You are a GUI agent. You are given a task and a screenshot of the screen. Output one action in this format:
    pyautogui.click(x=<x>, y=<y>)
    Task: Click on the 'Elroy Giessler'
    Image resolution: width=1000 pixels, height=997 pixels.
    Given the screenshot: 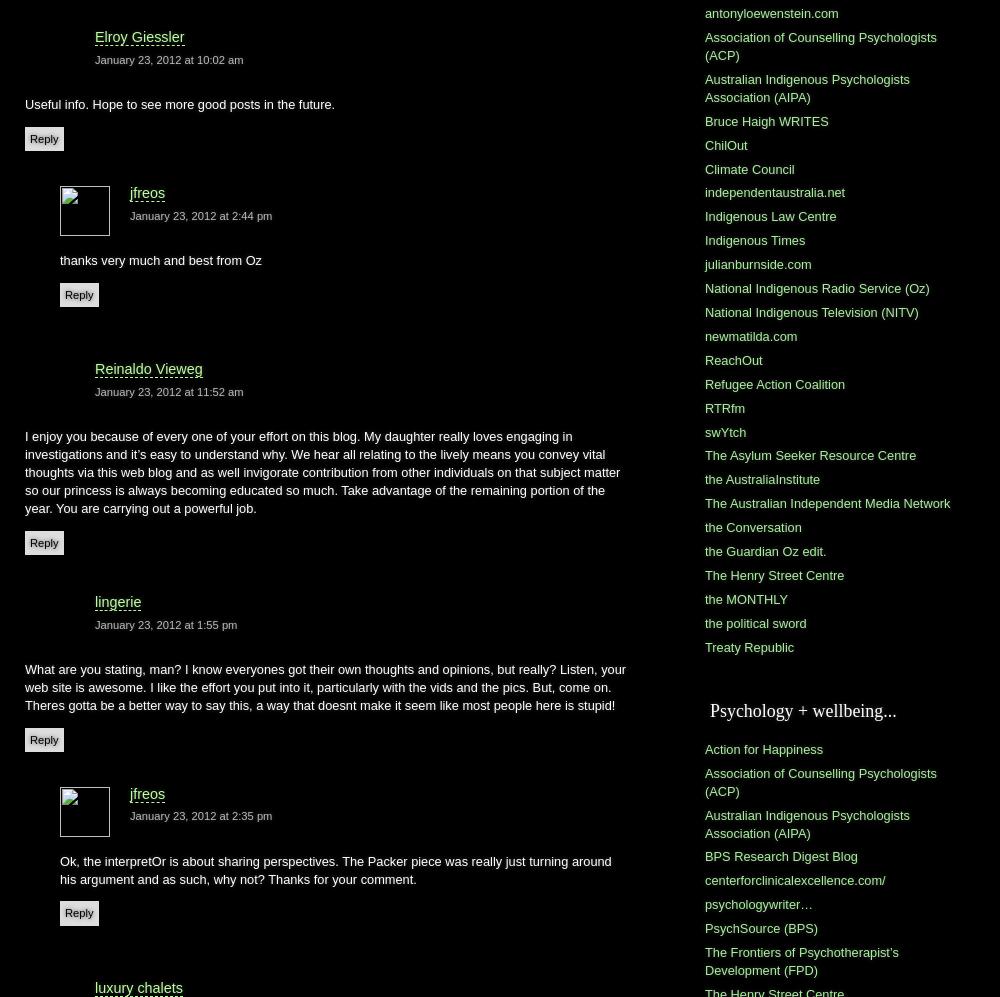 What is the action you would take?
    pyautogui.click(x=139, y=36)
    